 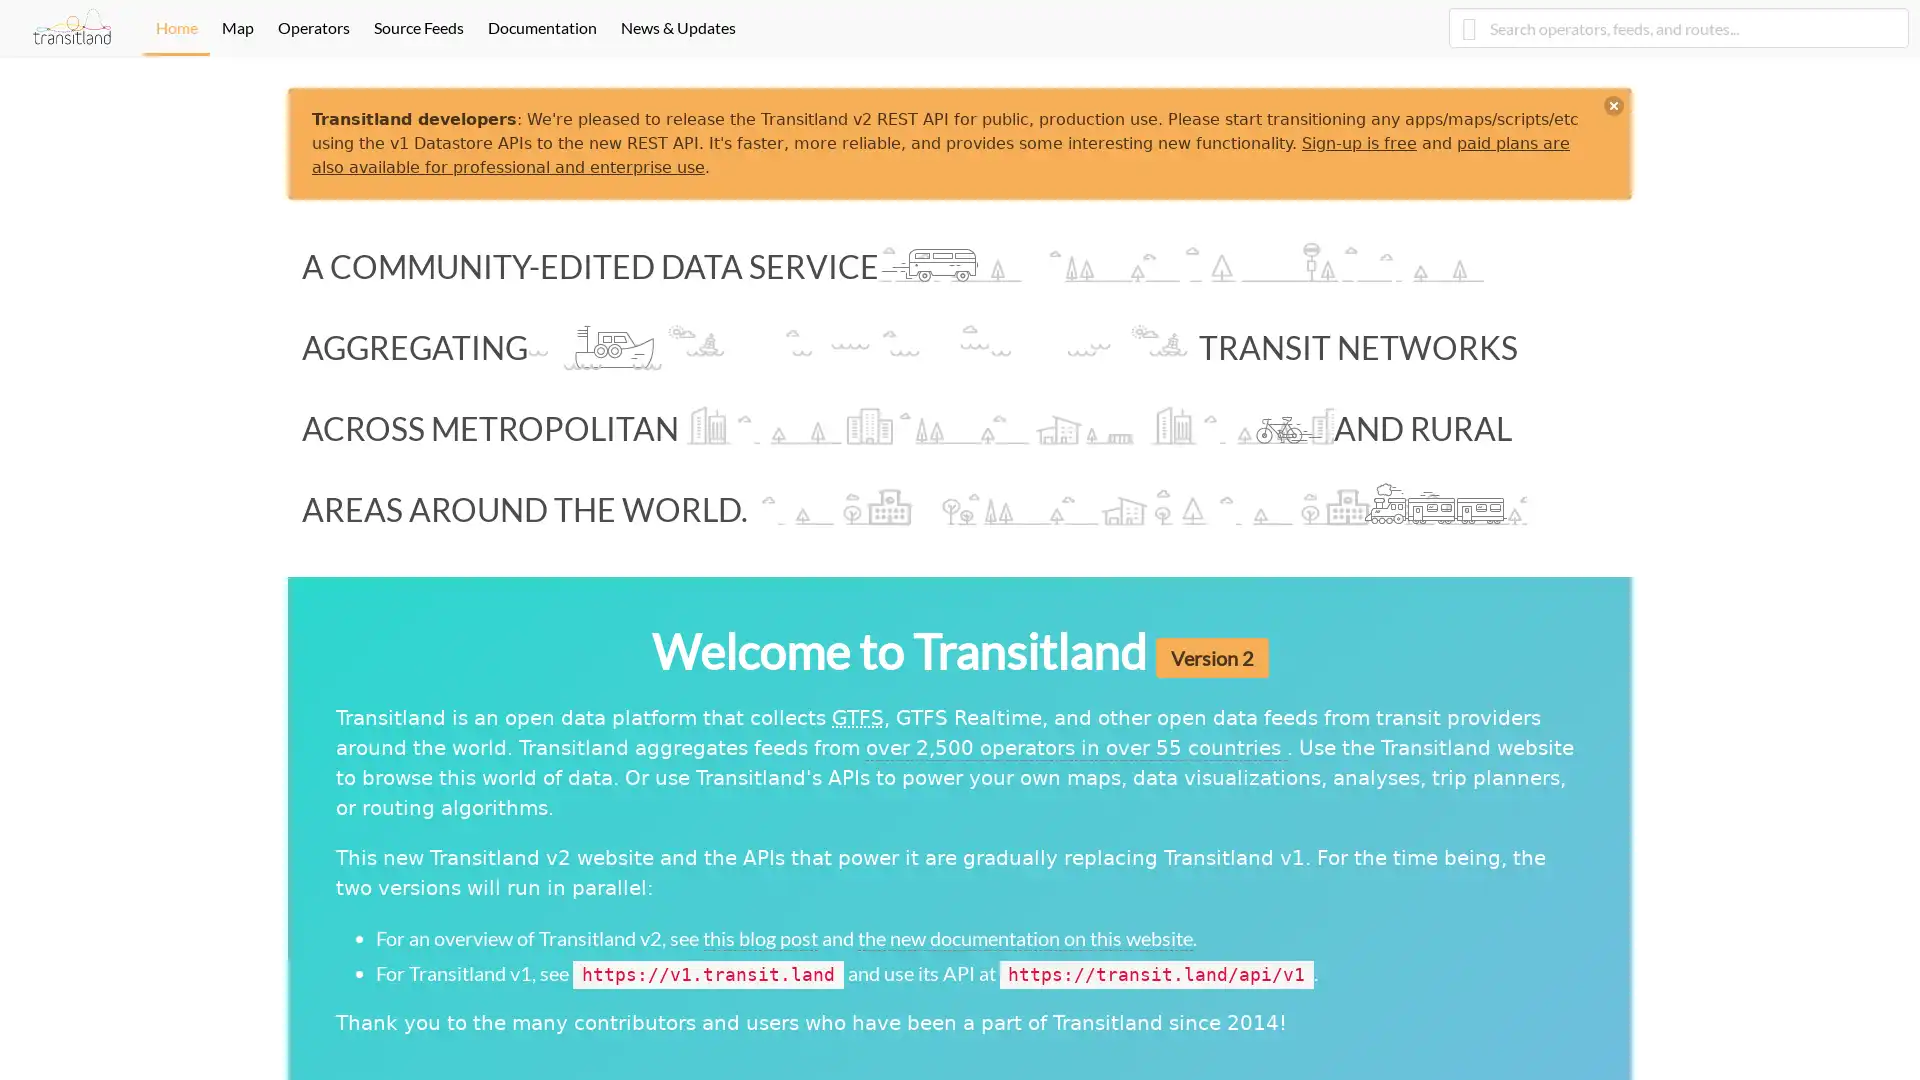 What do you see at coordinates (1613, 105) in the screenshot?
I see `Close notification` at bounding box center [1613, 105].